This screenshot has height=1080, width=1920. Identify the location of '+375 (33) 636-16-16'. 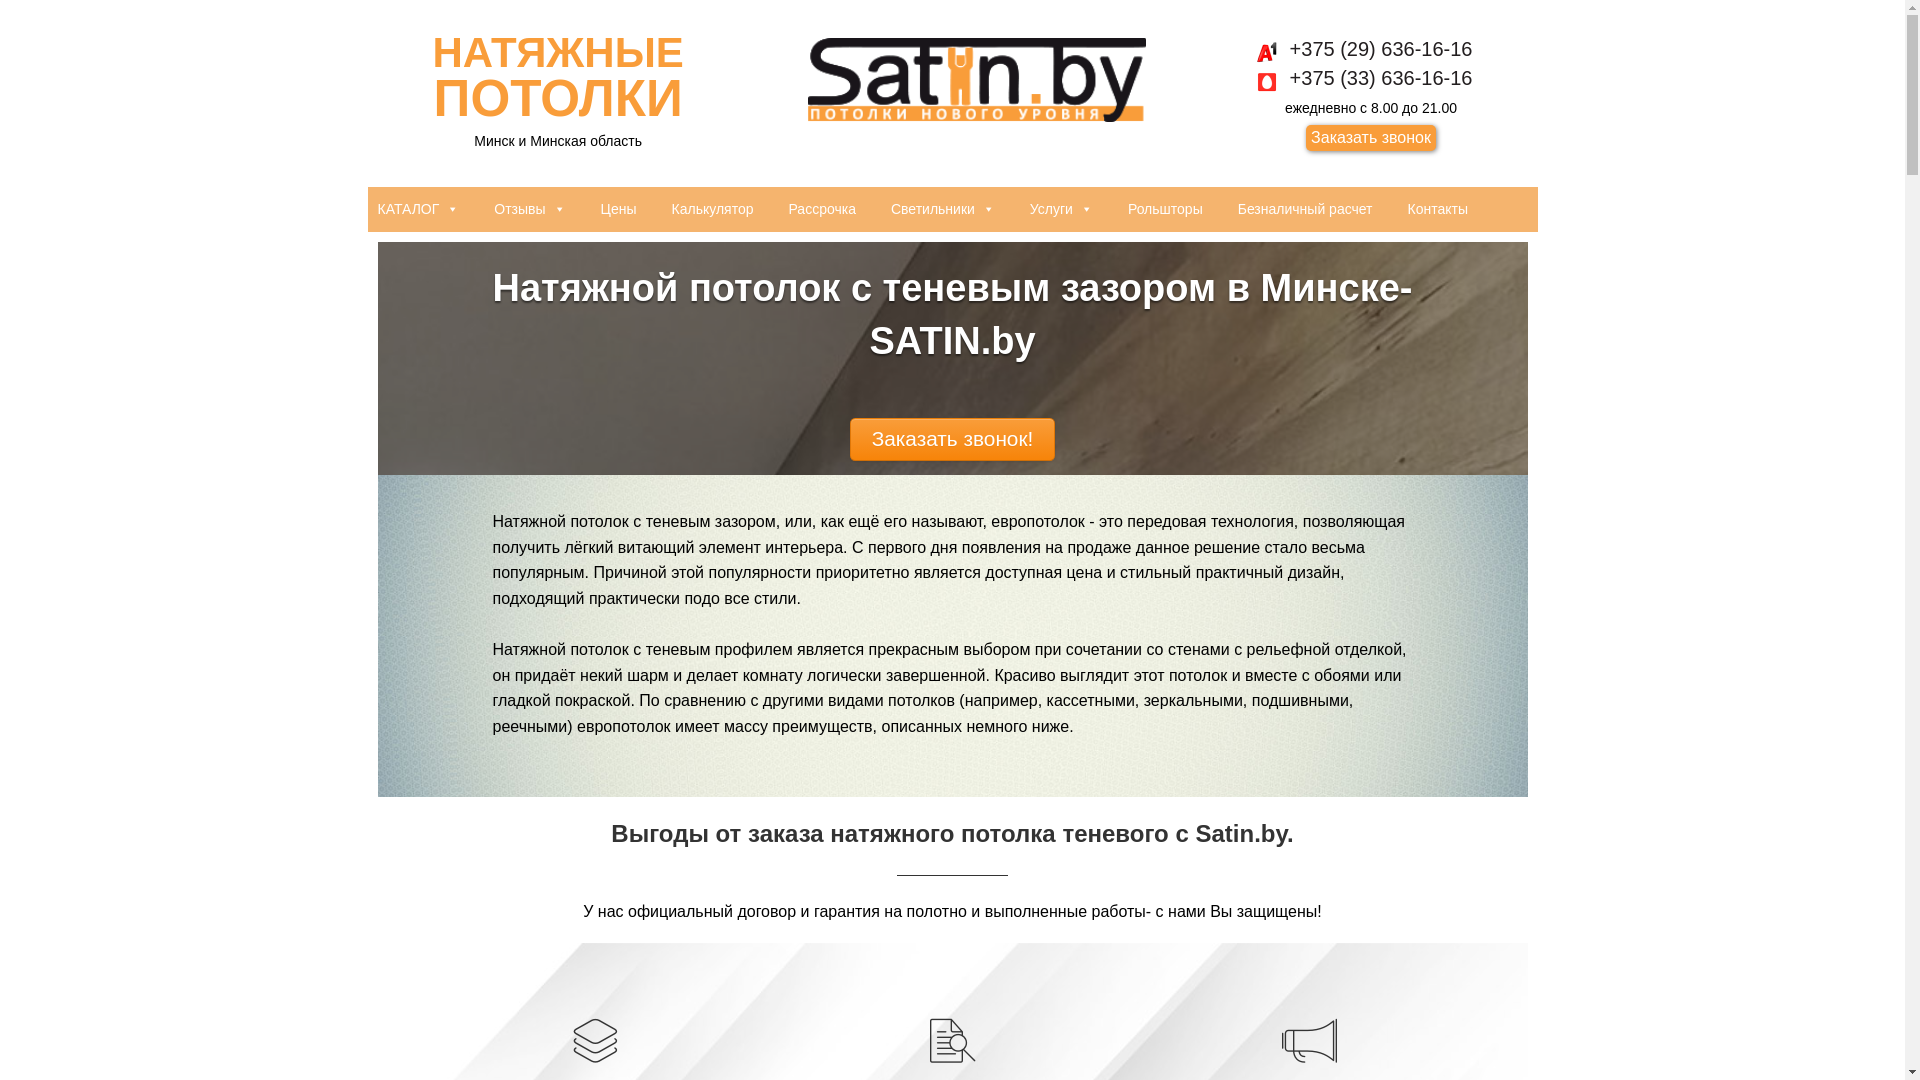
(1269, 76).